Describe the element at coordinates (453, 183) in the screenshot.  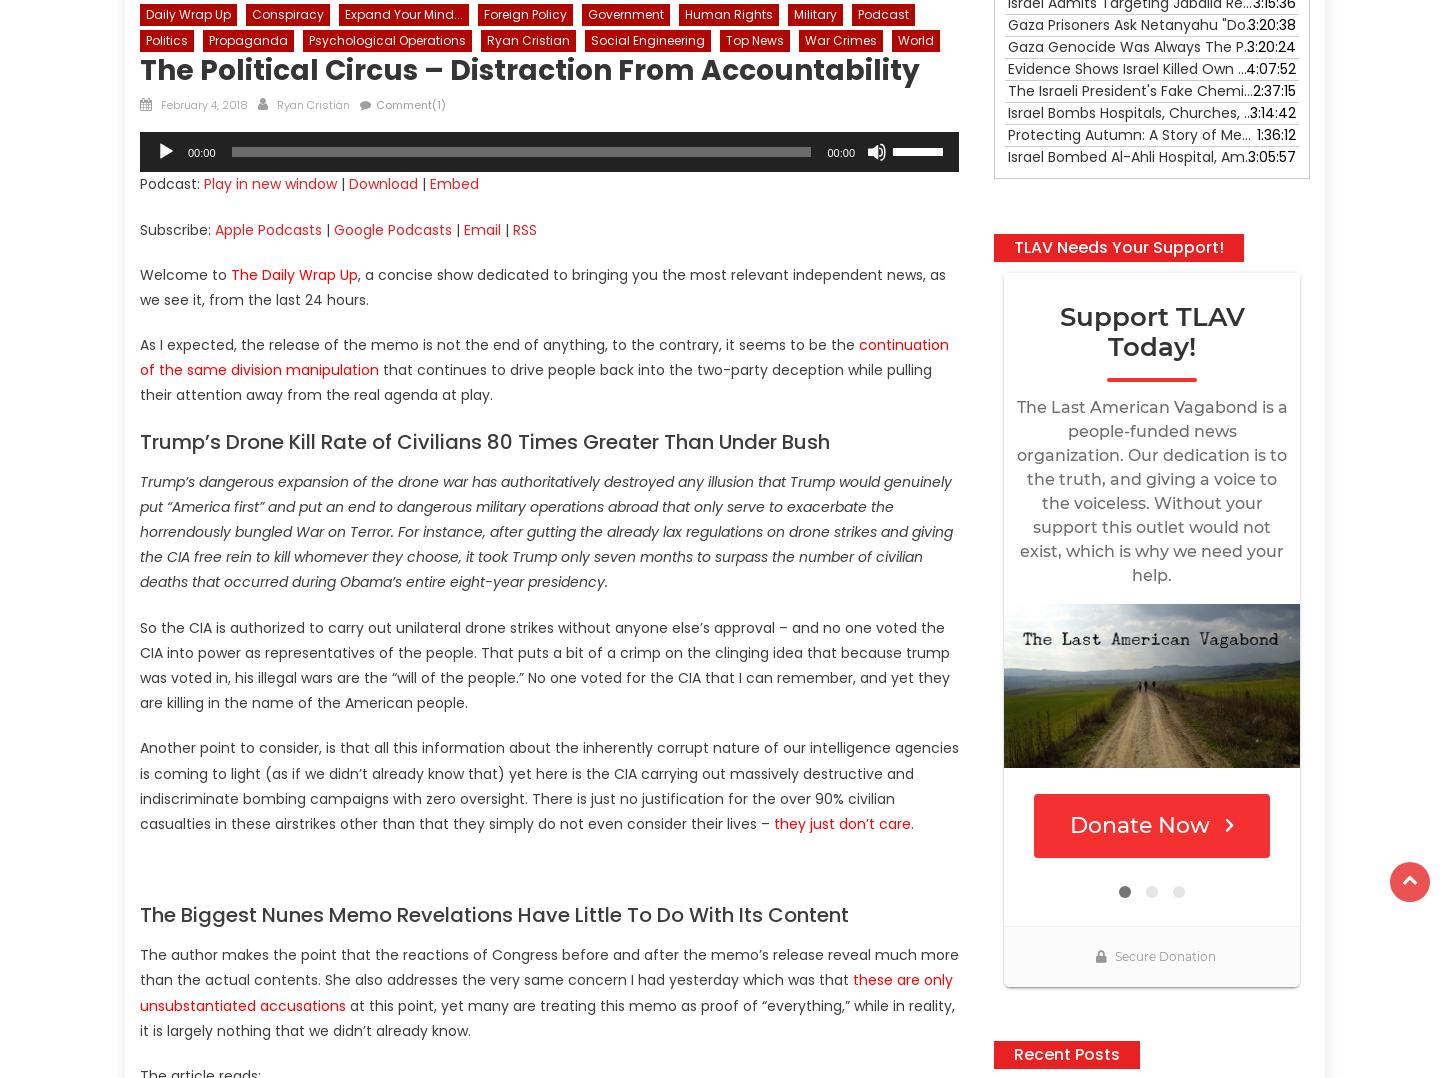
I see `'Embed'` at that location.